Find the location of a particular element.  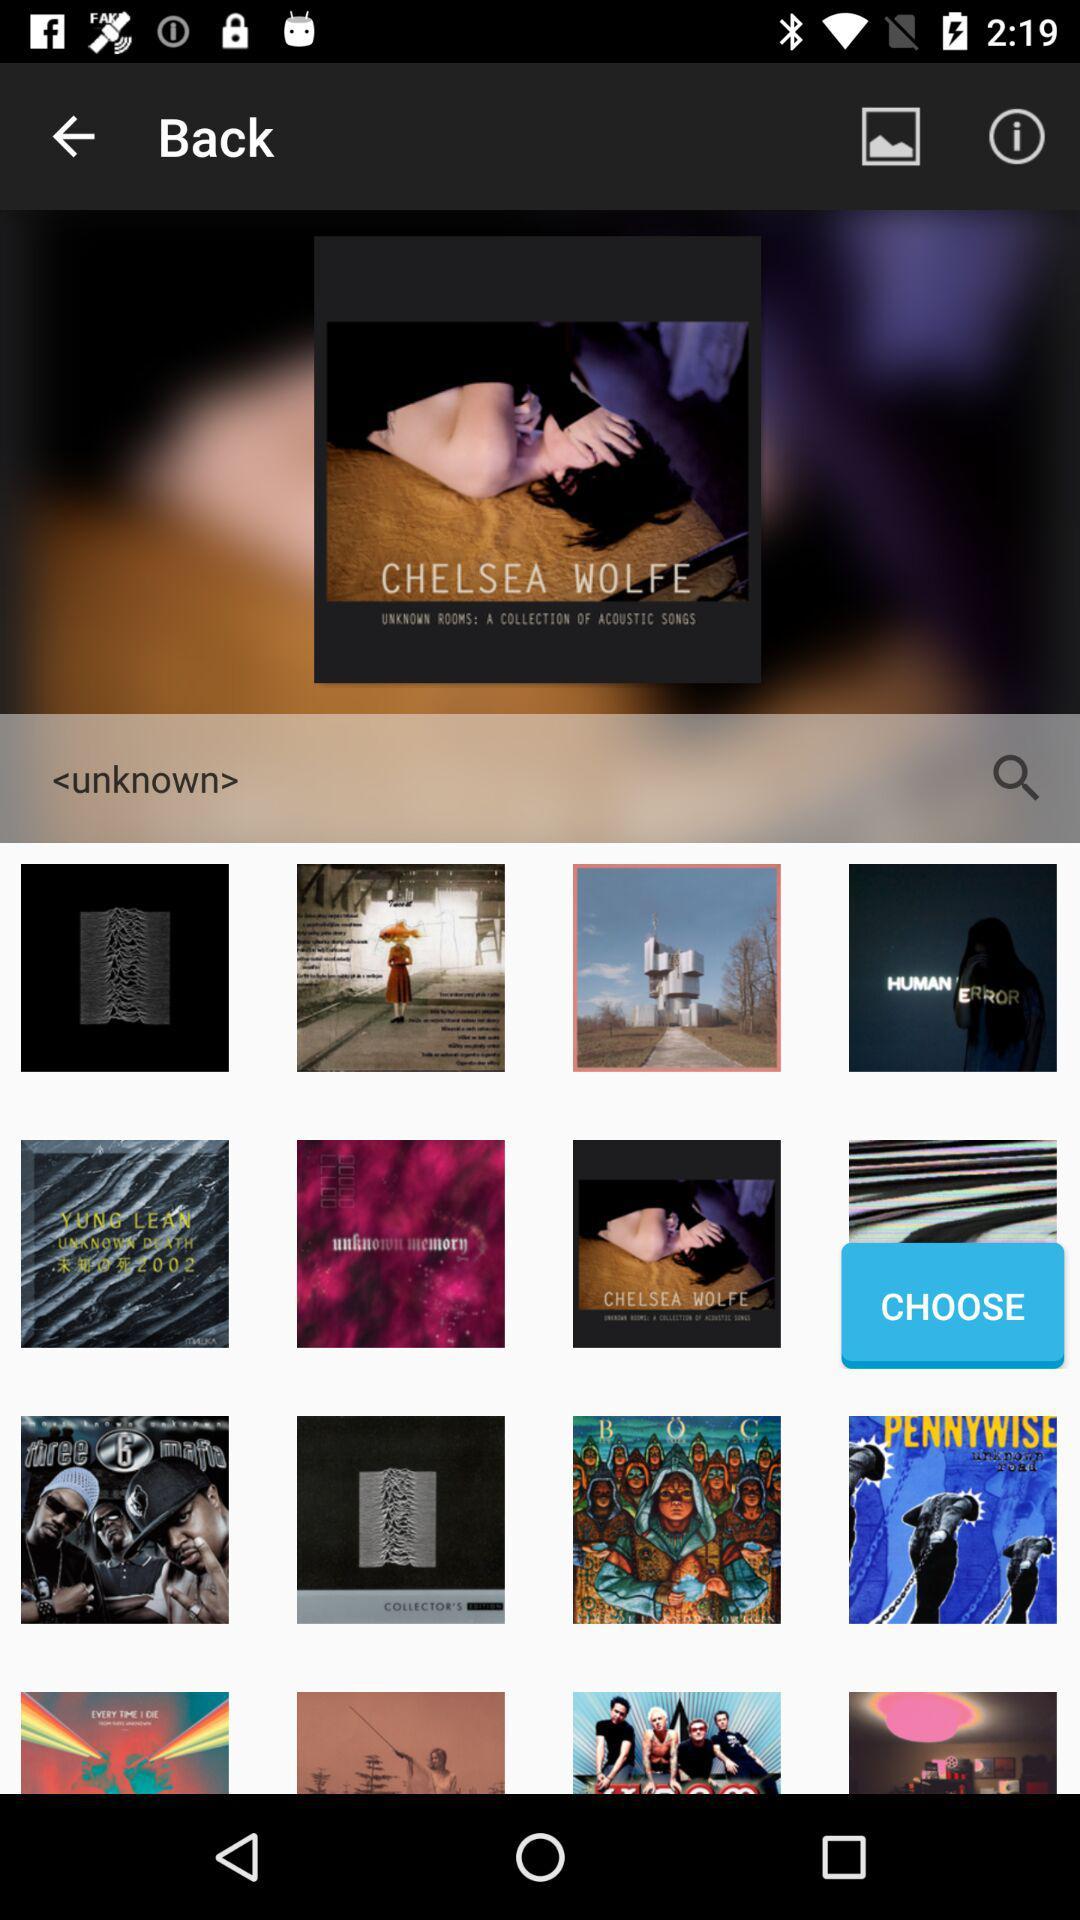

the icon to the left of back icon is located at coordinates (72, 135).